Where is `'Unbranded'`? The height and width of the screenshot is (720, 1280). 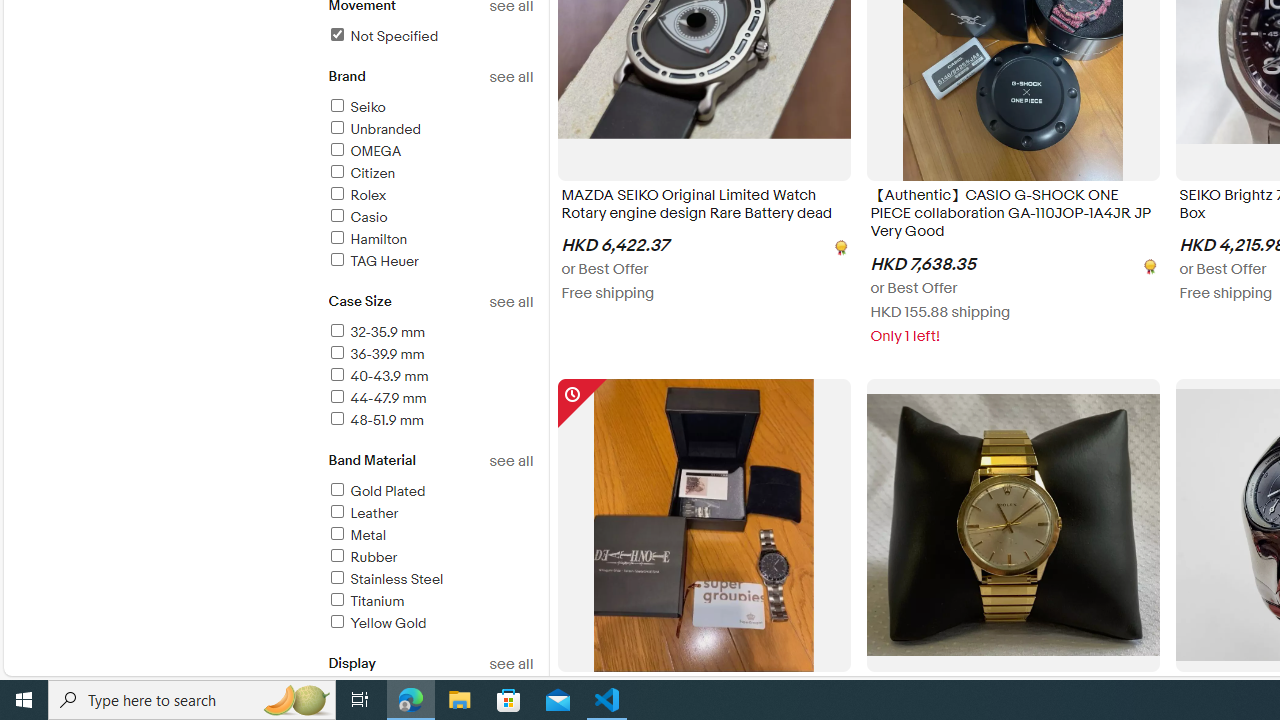 'Unbranded' is located at coordinates (374, 129).